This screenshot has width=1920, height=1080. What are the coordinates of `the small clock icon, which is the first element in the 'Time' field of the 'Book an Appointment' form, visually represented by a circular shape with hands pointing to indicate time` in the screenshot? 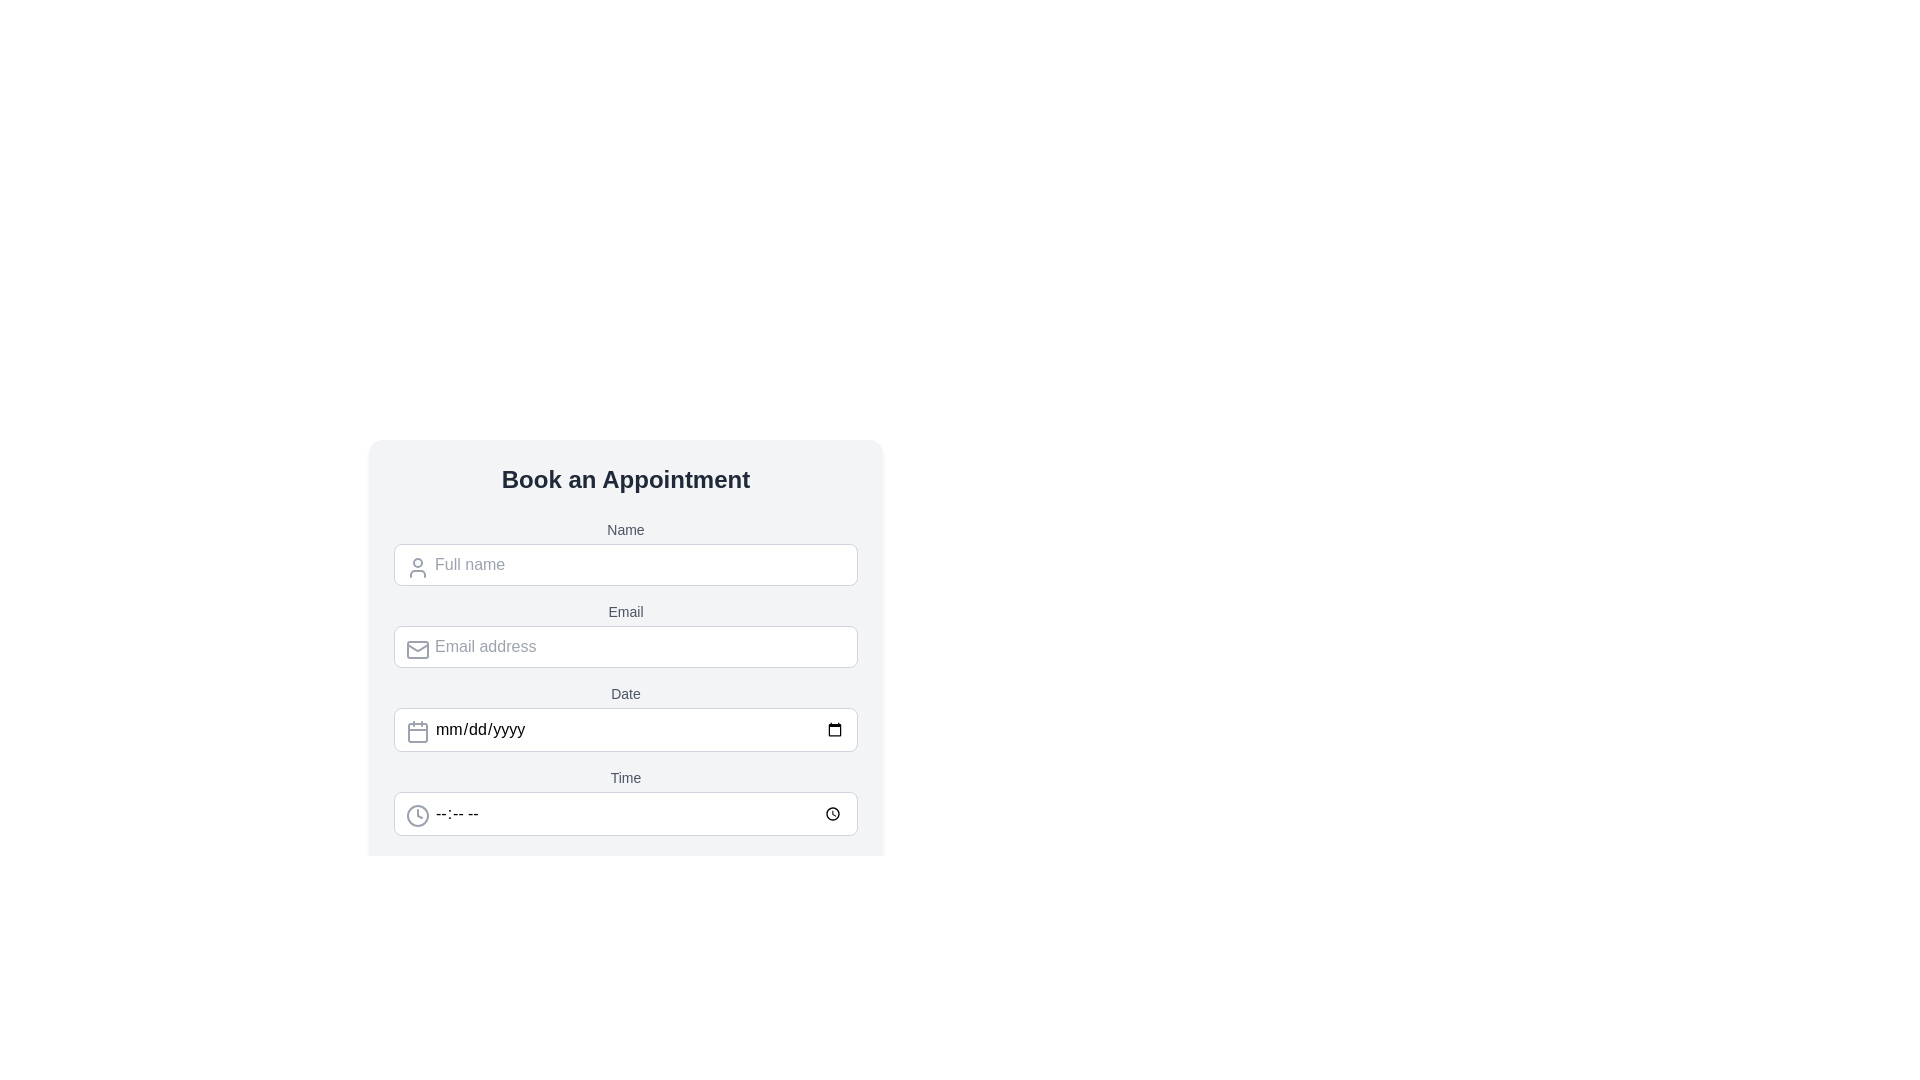 It's located at (416, 816).